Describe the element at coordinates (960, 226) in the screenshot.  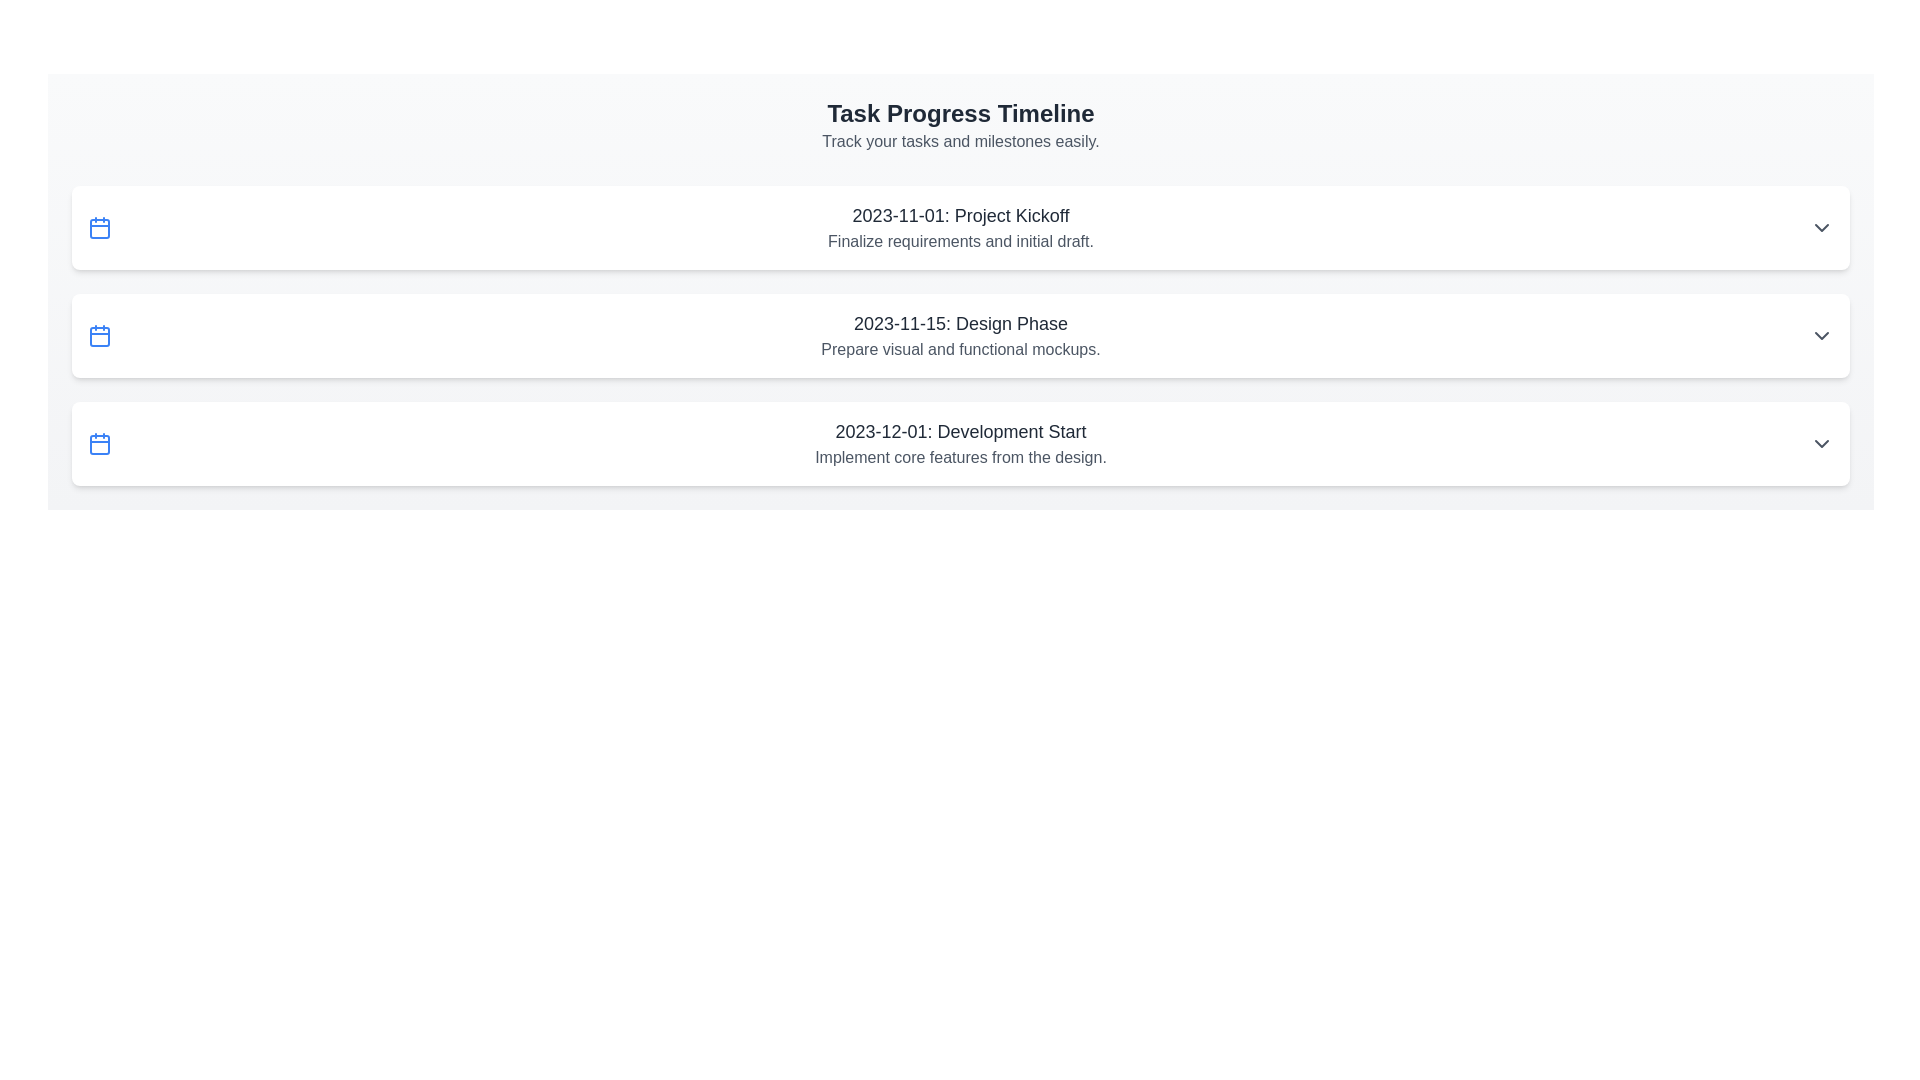
I see `the first task milestone` at that location.